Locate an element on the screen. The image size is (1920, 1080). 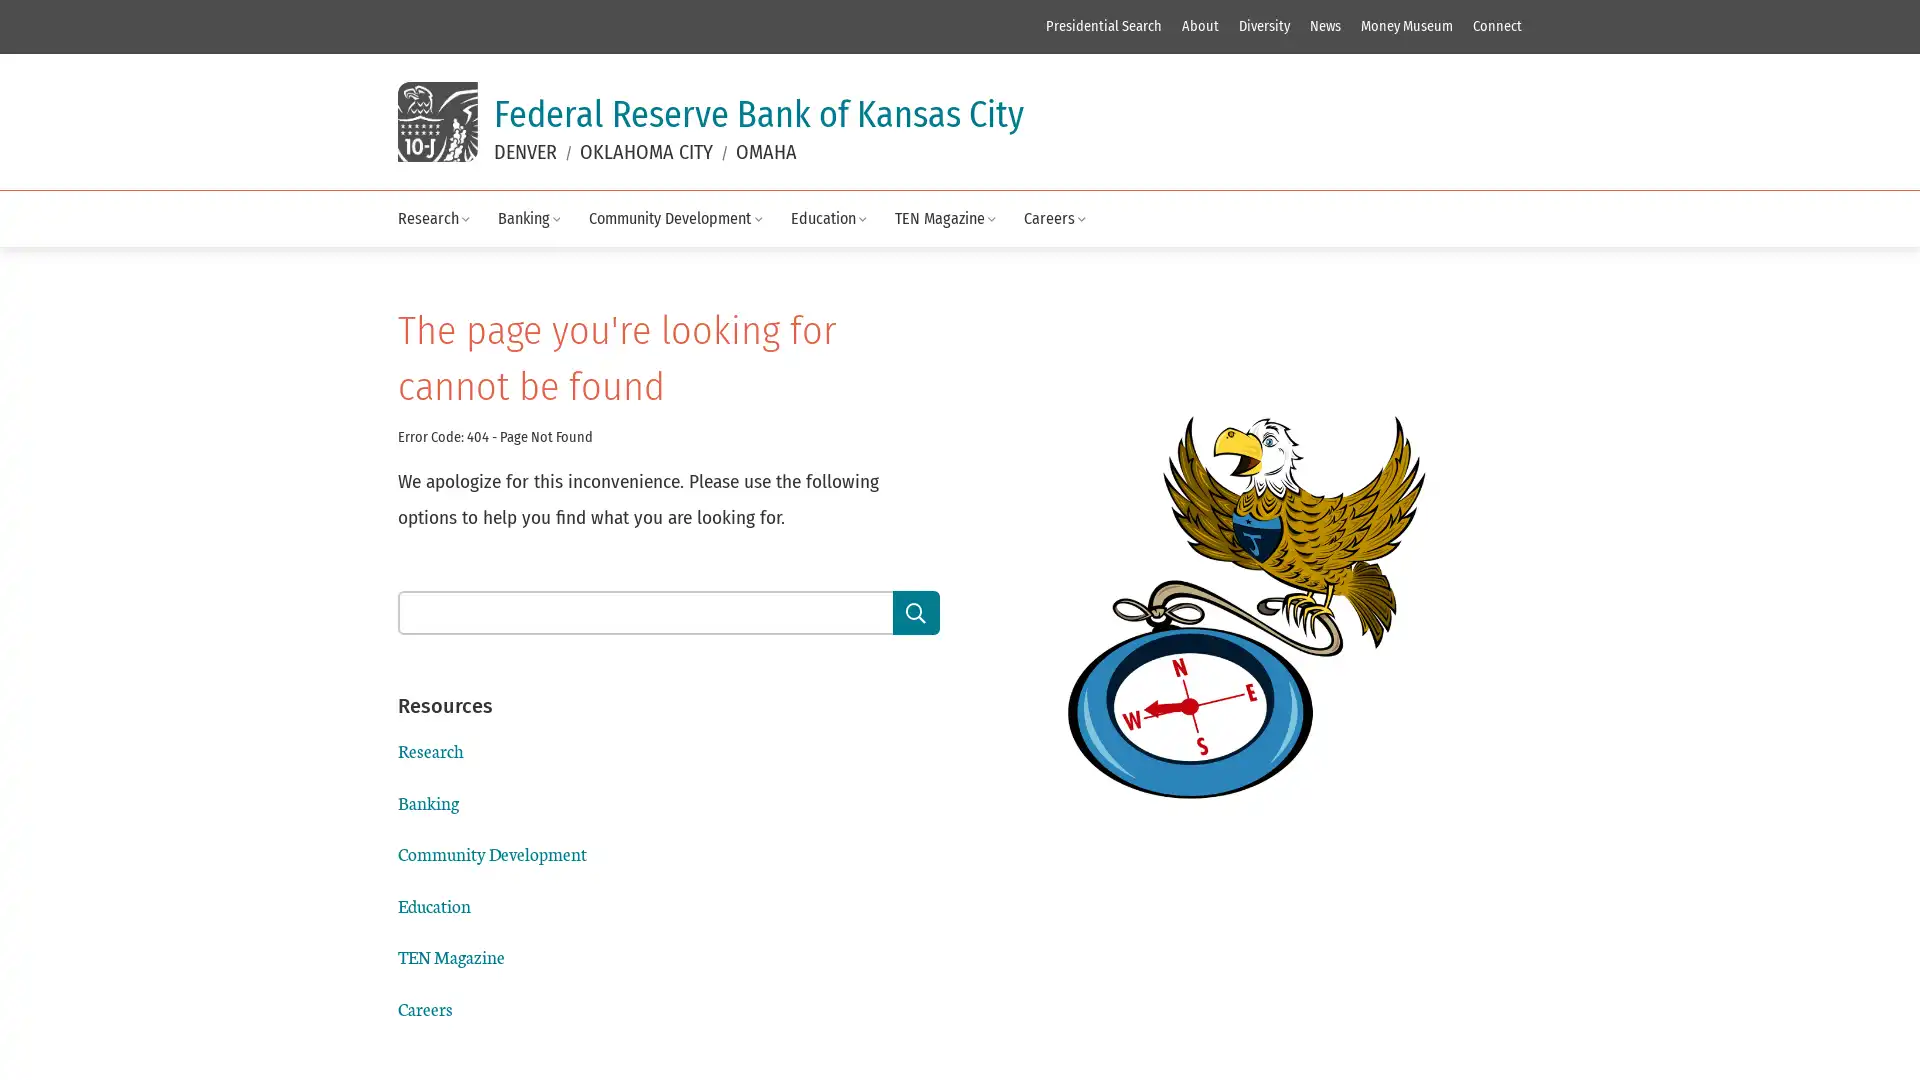
TEN Magazine is located at coordinates (943, 218).